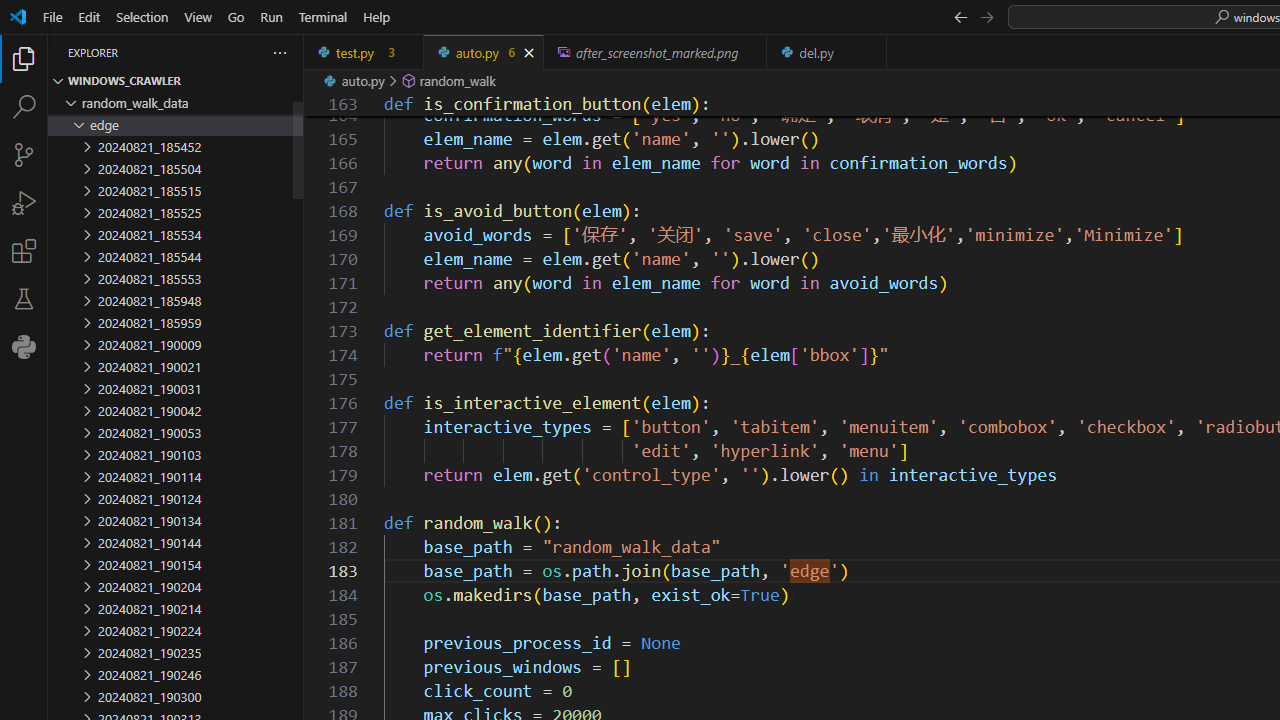 The height and width of the screenshot is (720, 1280). Describe the element at coordinates (198, 16) in the screenshot. I see `'View'` at that location.